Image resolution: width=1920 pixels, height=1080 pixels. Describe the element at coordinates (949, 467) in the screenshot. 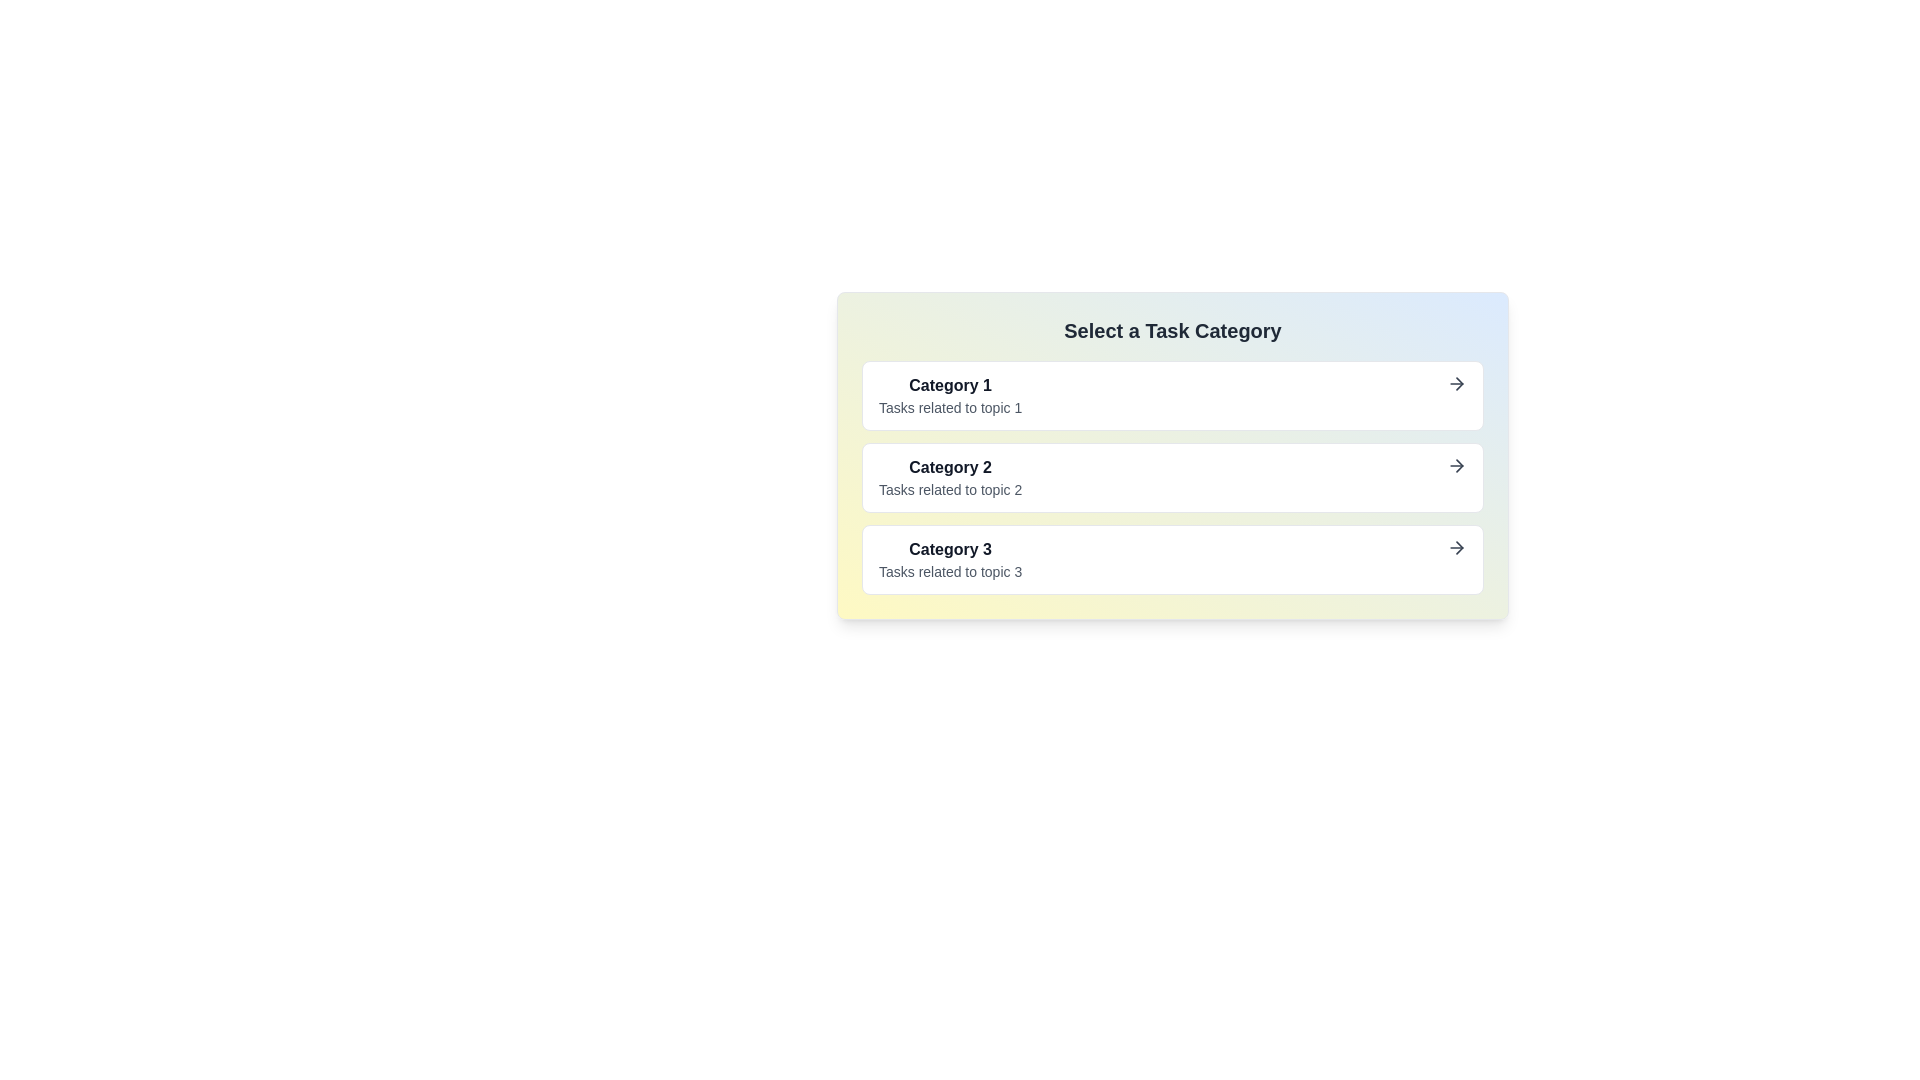

I see `the text label element displaying 'Category 2', which is the second item in a vertically stacked list of categories, positioned between 'Category 1' and 'Category 3'` at that location.